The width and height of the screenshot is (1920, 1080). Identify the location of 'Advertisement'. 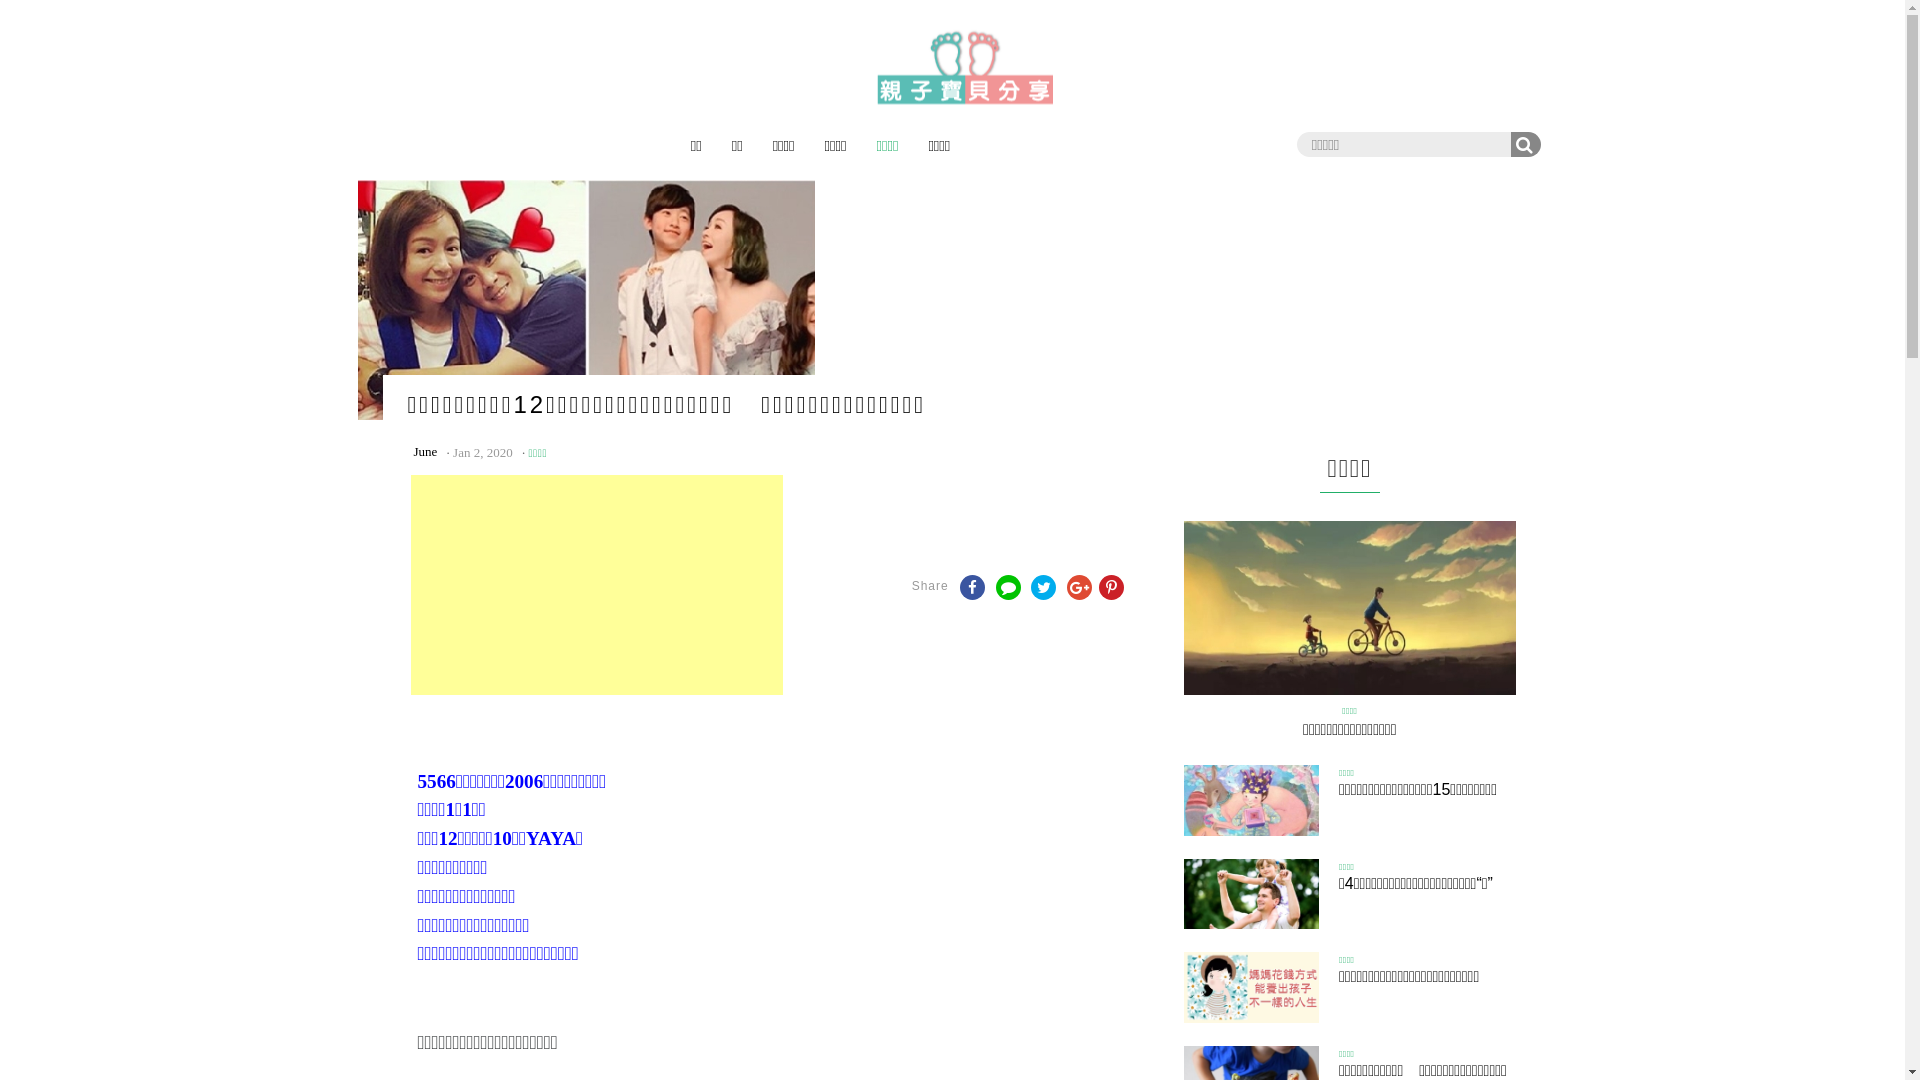
(595, 585).